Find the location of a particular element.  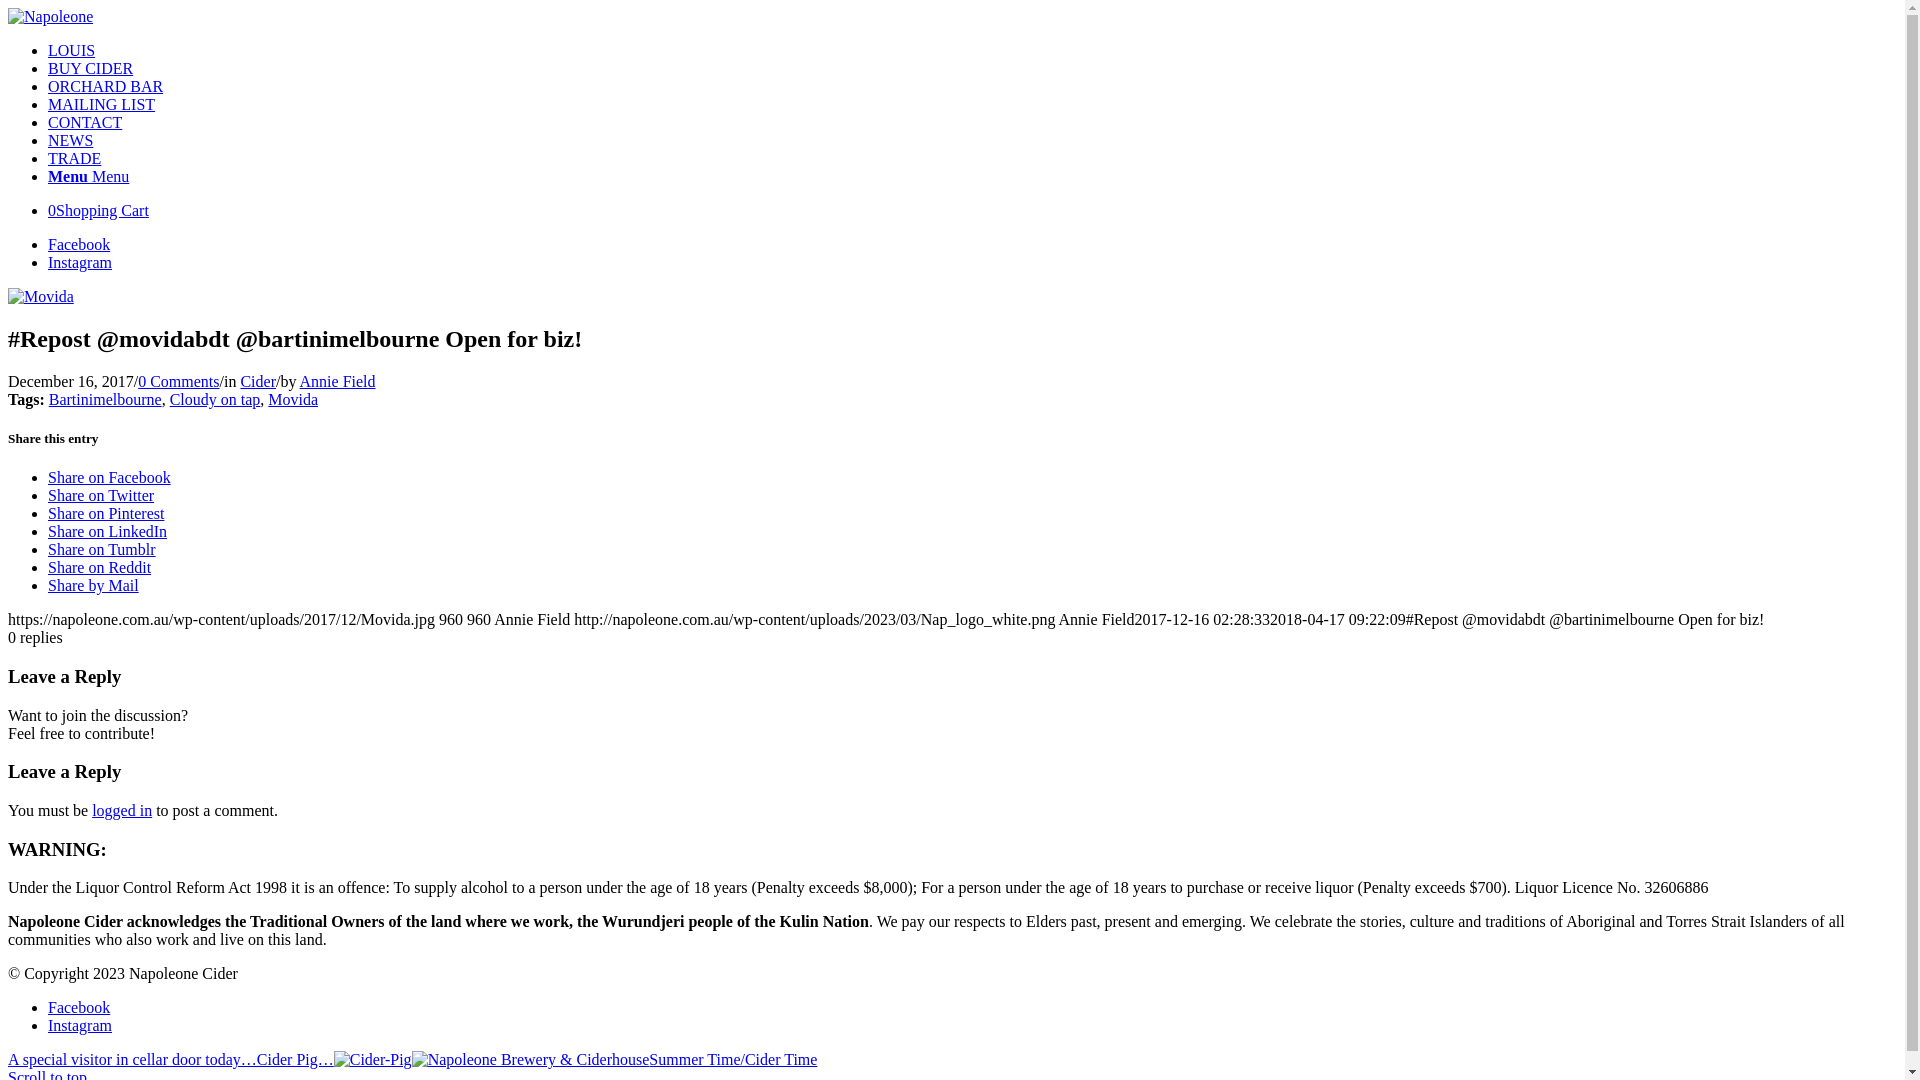

'Cloudy on tap' is located at coordinates (215, 399).